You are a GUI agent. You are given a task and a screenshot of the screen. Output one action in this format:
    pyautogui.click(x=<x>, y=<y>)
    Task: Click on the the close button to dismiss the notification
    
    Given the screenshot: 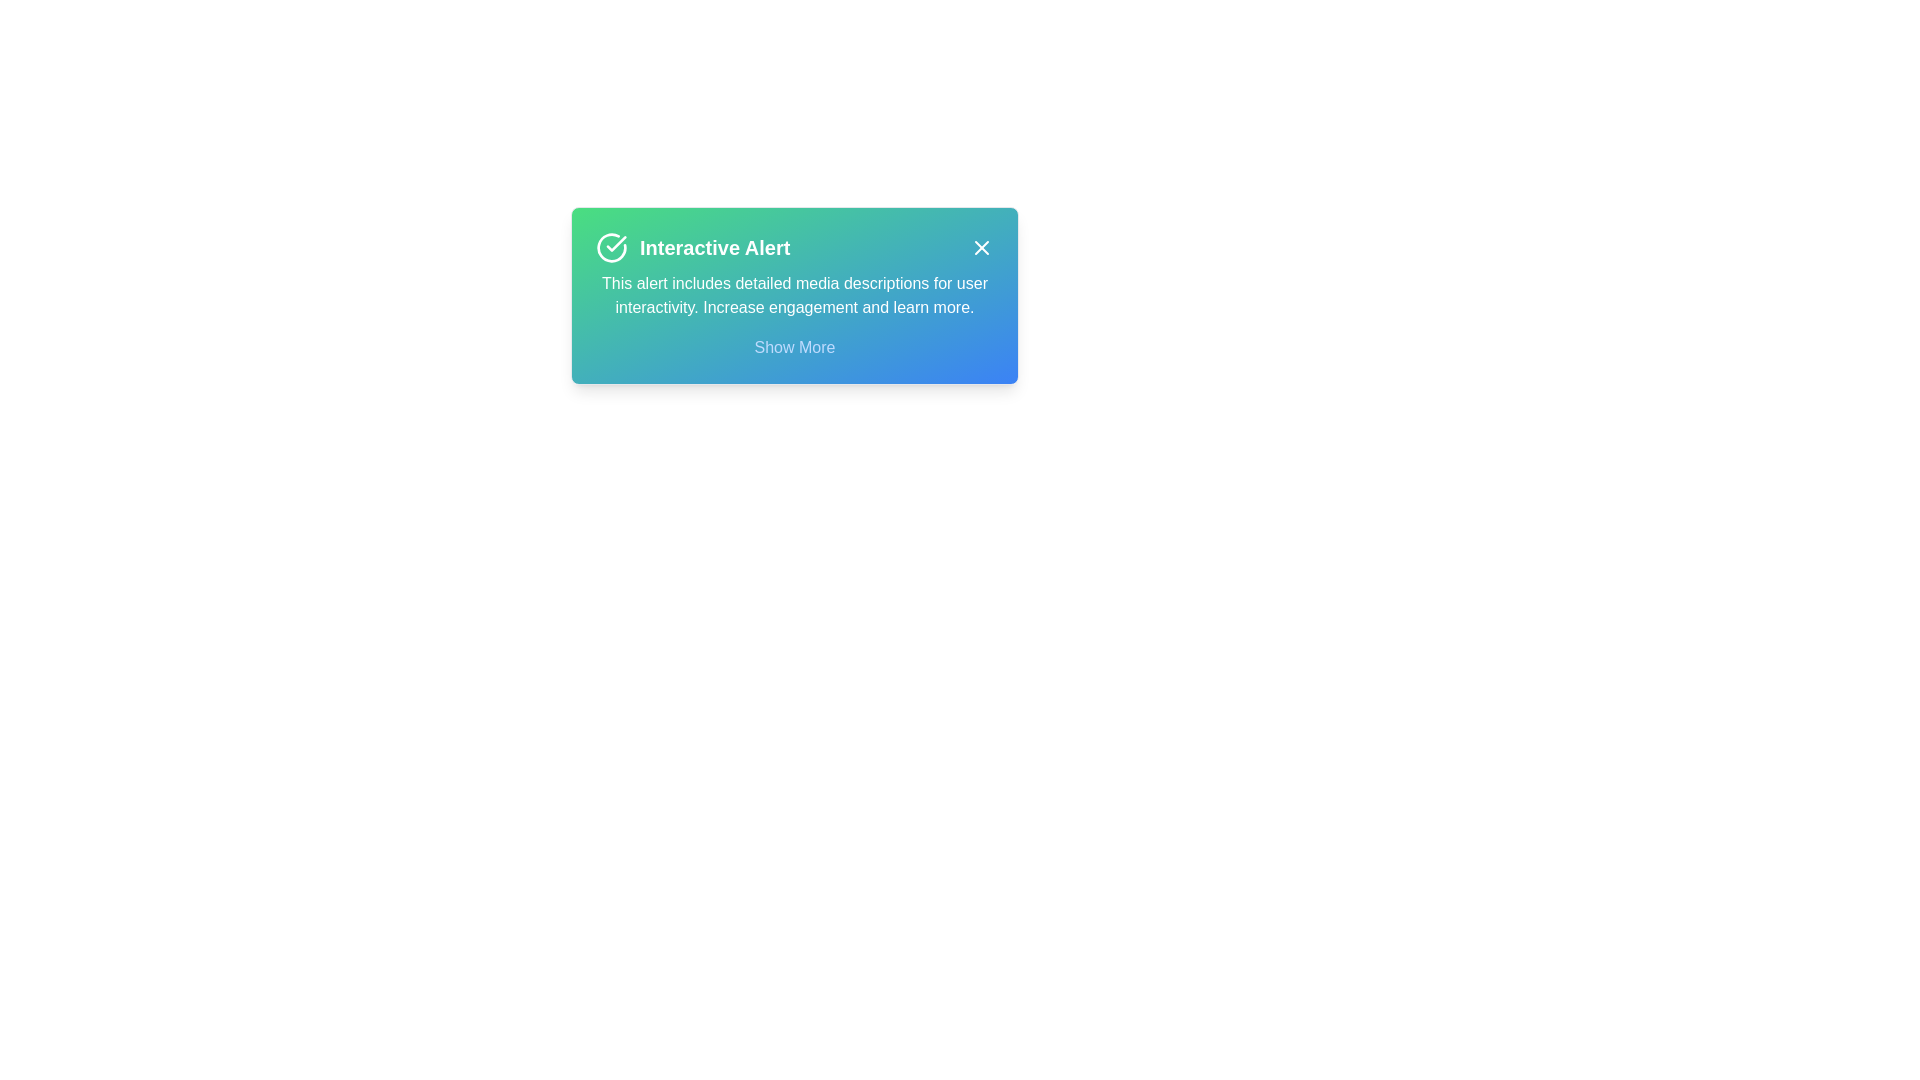 What is the action you would take?
    pyautogui.click(x=982, y=246)
    